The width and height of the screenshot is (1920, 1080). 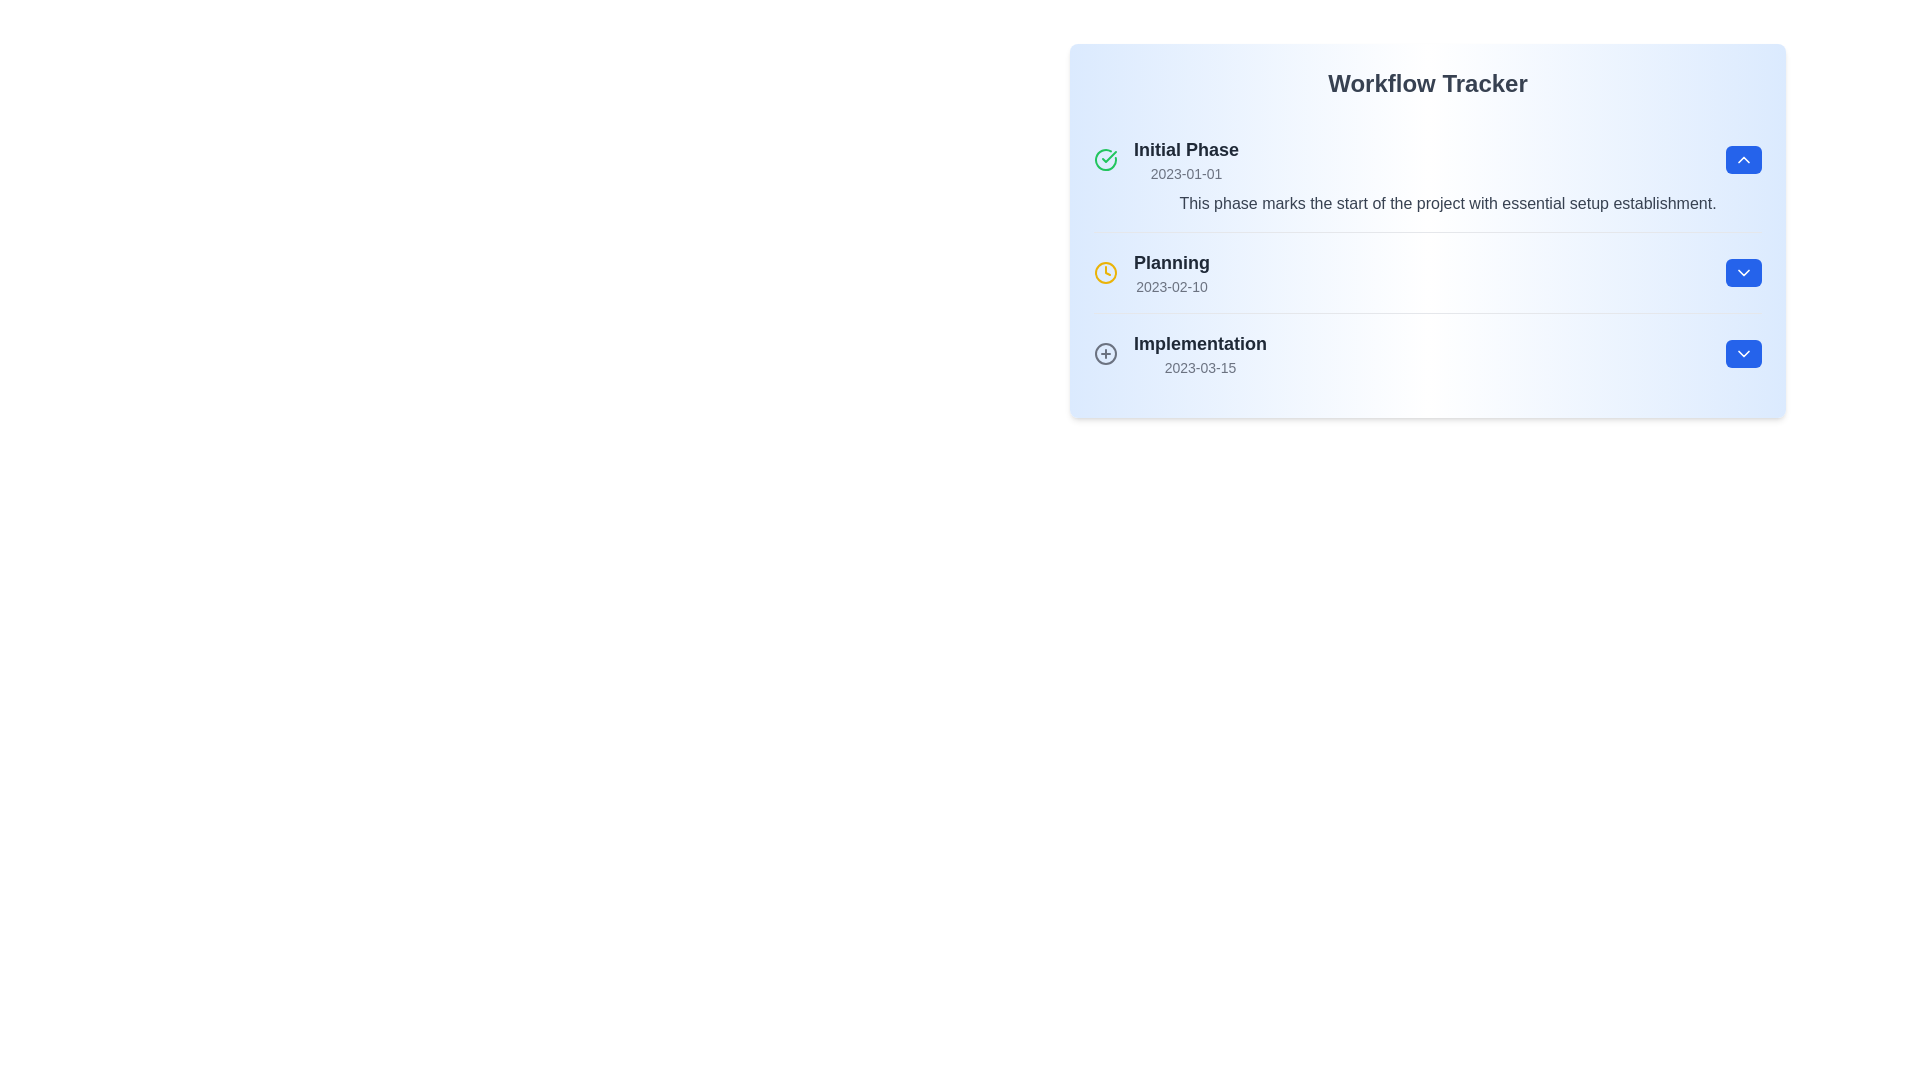 I want to click on the first list item titled 'Initial Phase' with a green checkmark icon in the 'Workflow Tracker' panel, so click(x=1166, y=158).